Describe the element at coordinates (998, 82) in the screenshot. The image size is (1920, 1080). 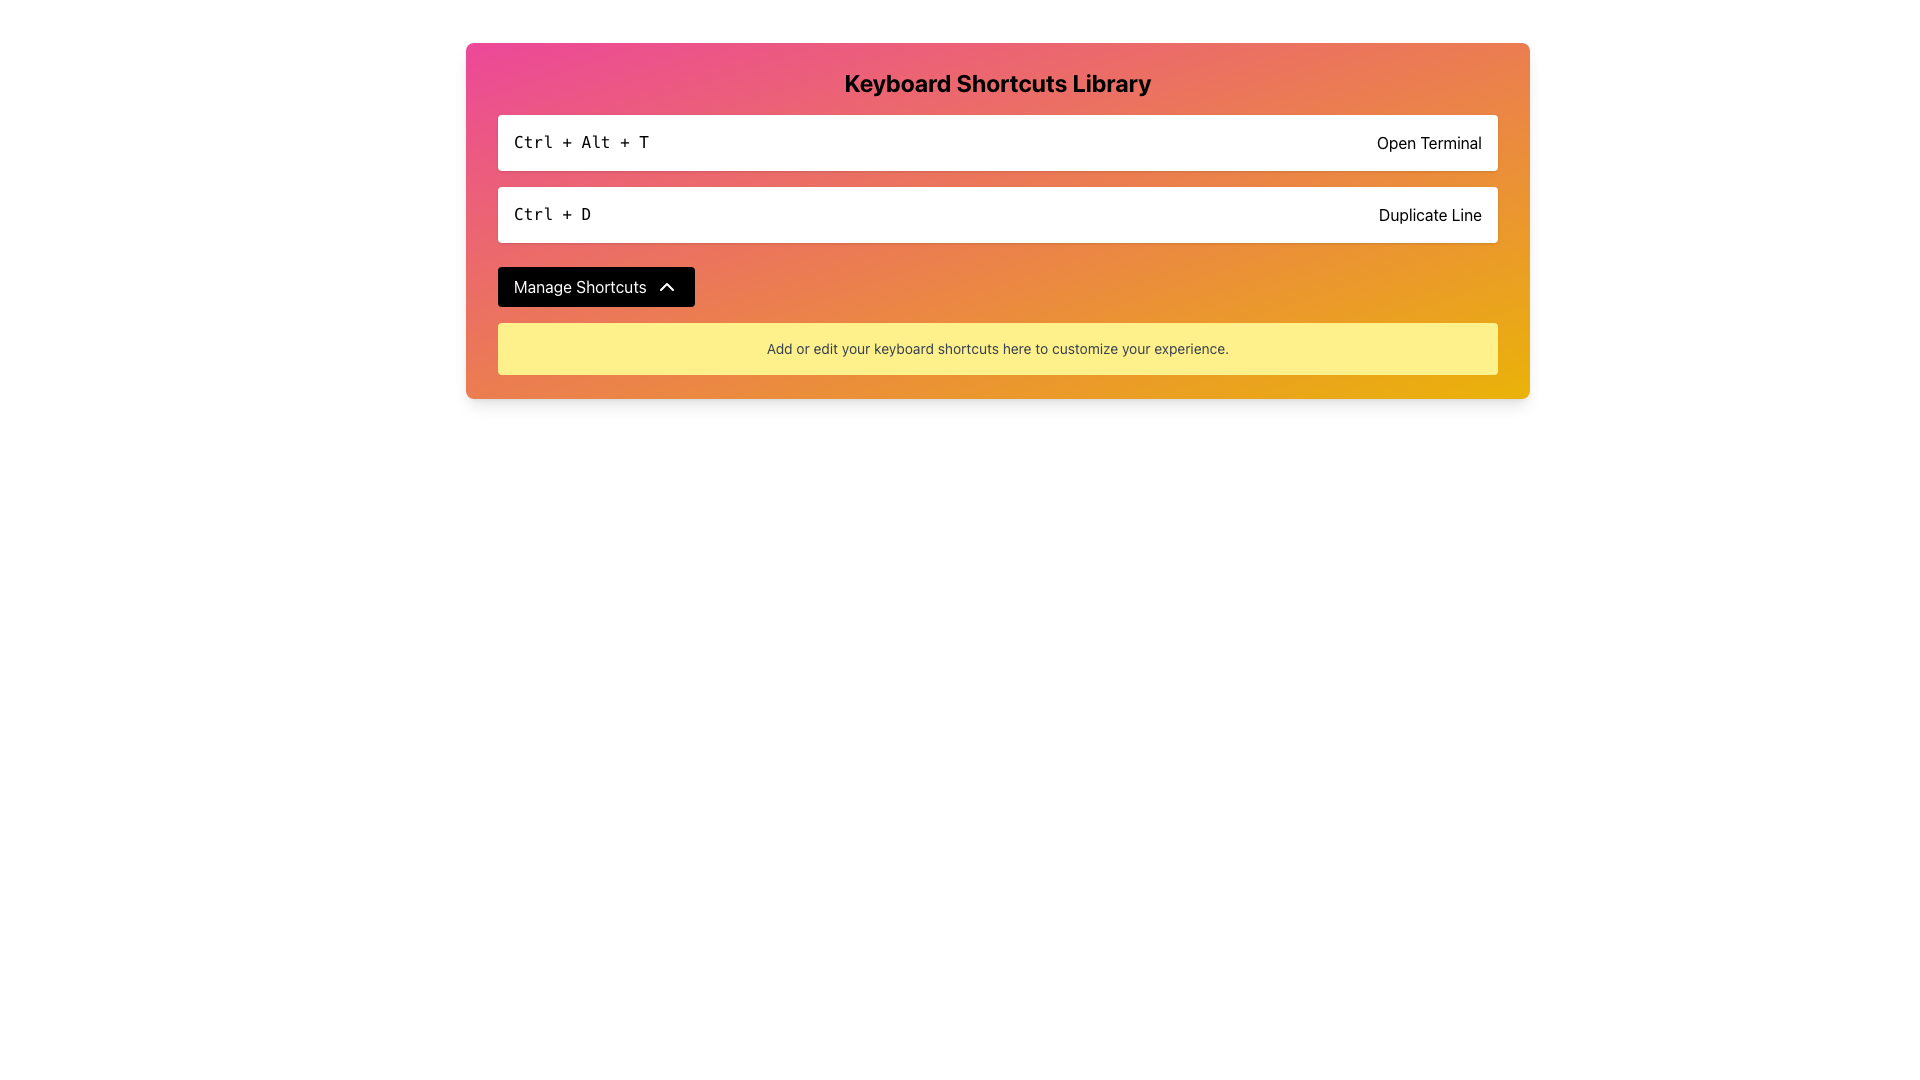
I see `the header Text Label that indicates the context of the keyboard shortcuts available below` at that location.